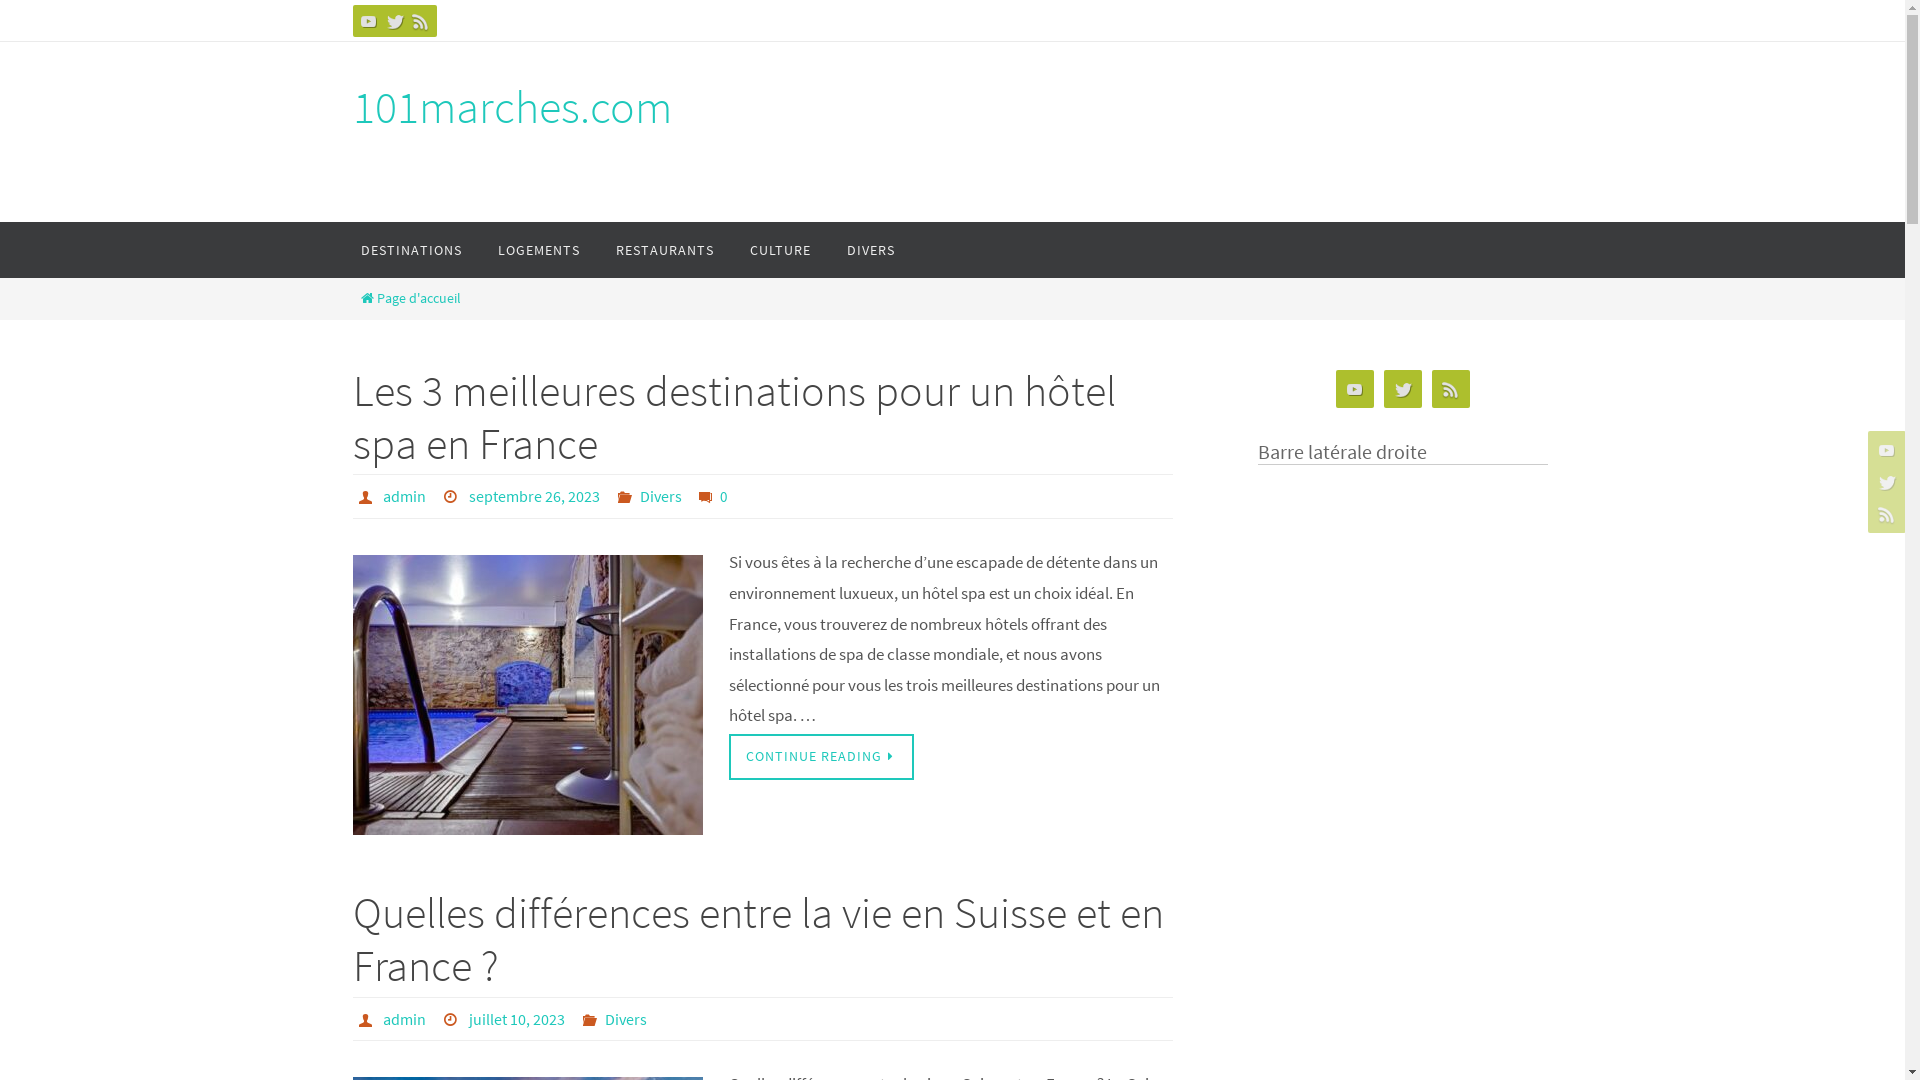 The height and width of the screenshot is (1080, 1920). Describe the element at coordinates (368, 495) in the screenshot. I see `'Auteur'` at that location.